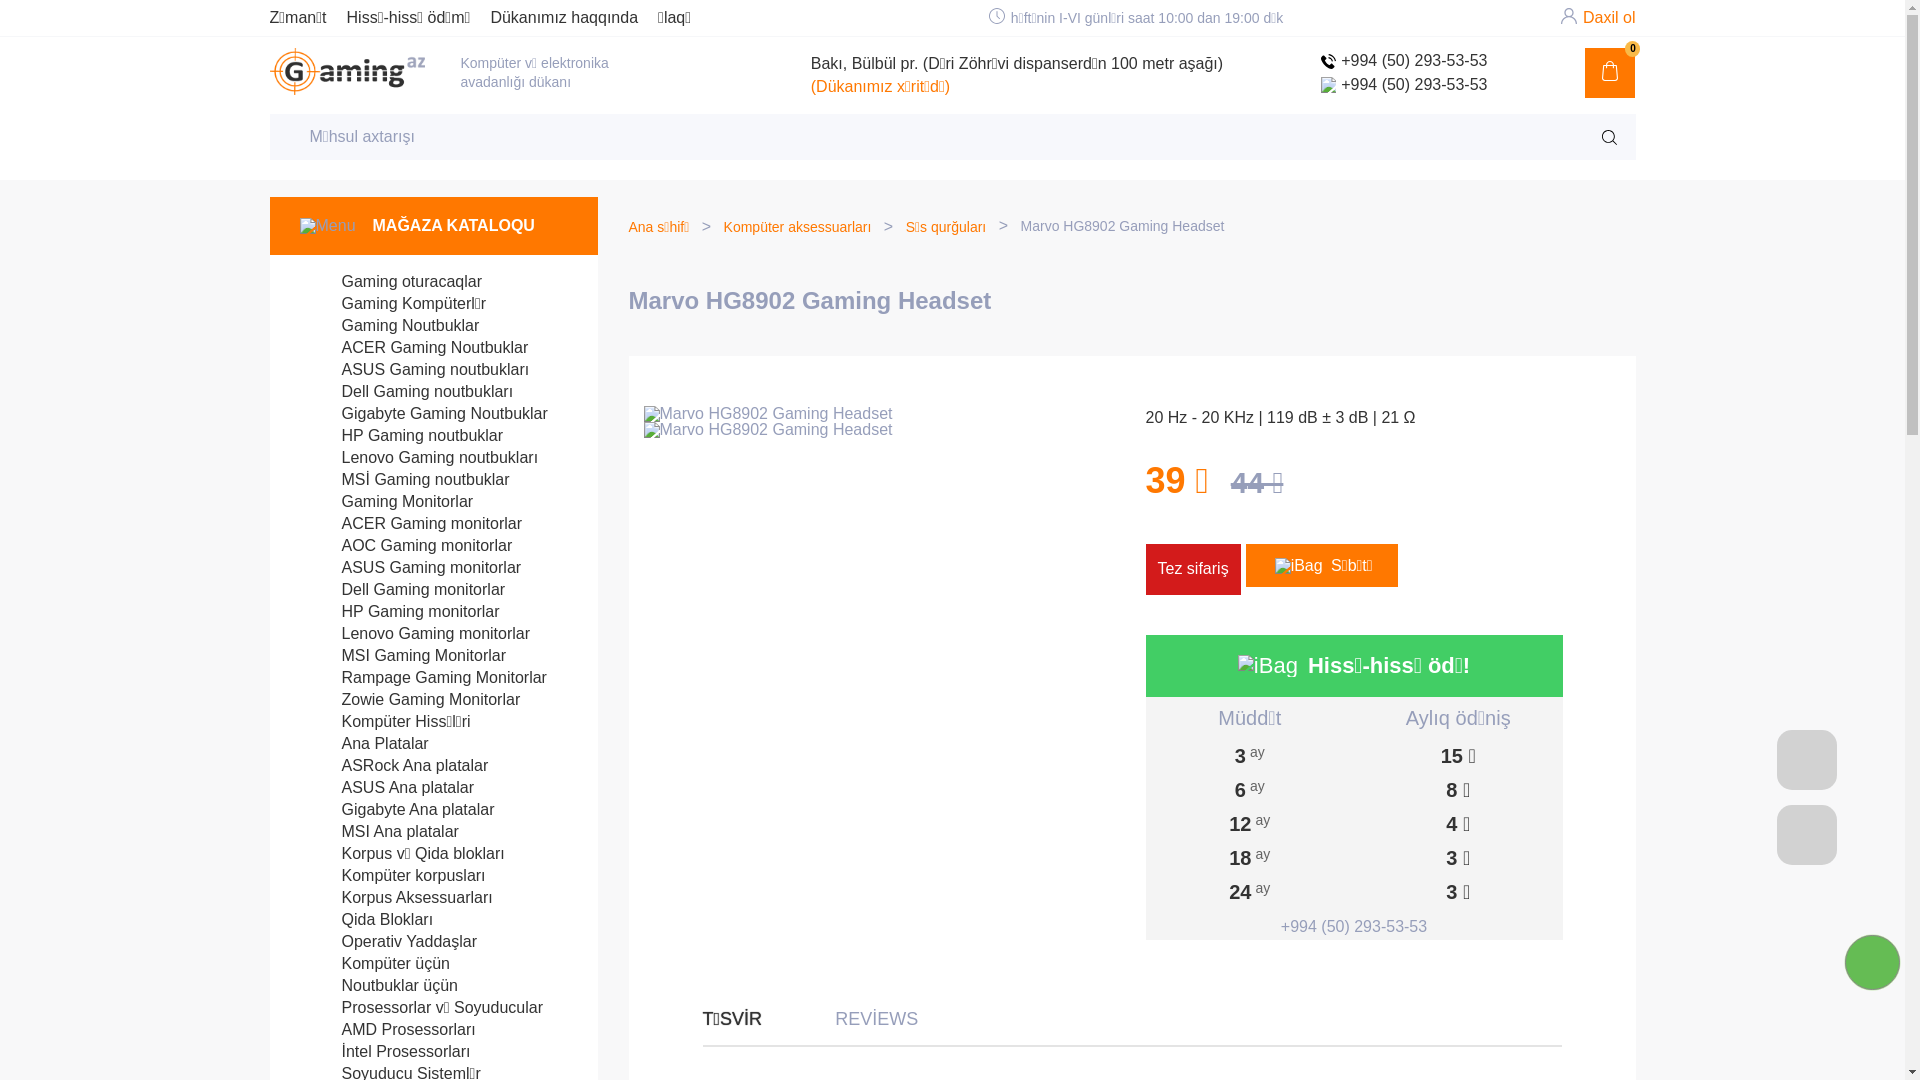 The height and width of the screenshot is (1080, 1920). Describe the element at coordinates (405, 545) in the screenshot. I see `'AOC Gaming monitorlar'` at that location.